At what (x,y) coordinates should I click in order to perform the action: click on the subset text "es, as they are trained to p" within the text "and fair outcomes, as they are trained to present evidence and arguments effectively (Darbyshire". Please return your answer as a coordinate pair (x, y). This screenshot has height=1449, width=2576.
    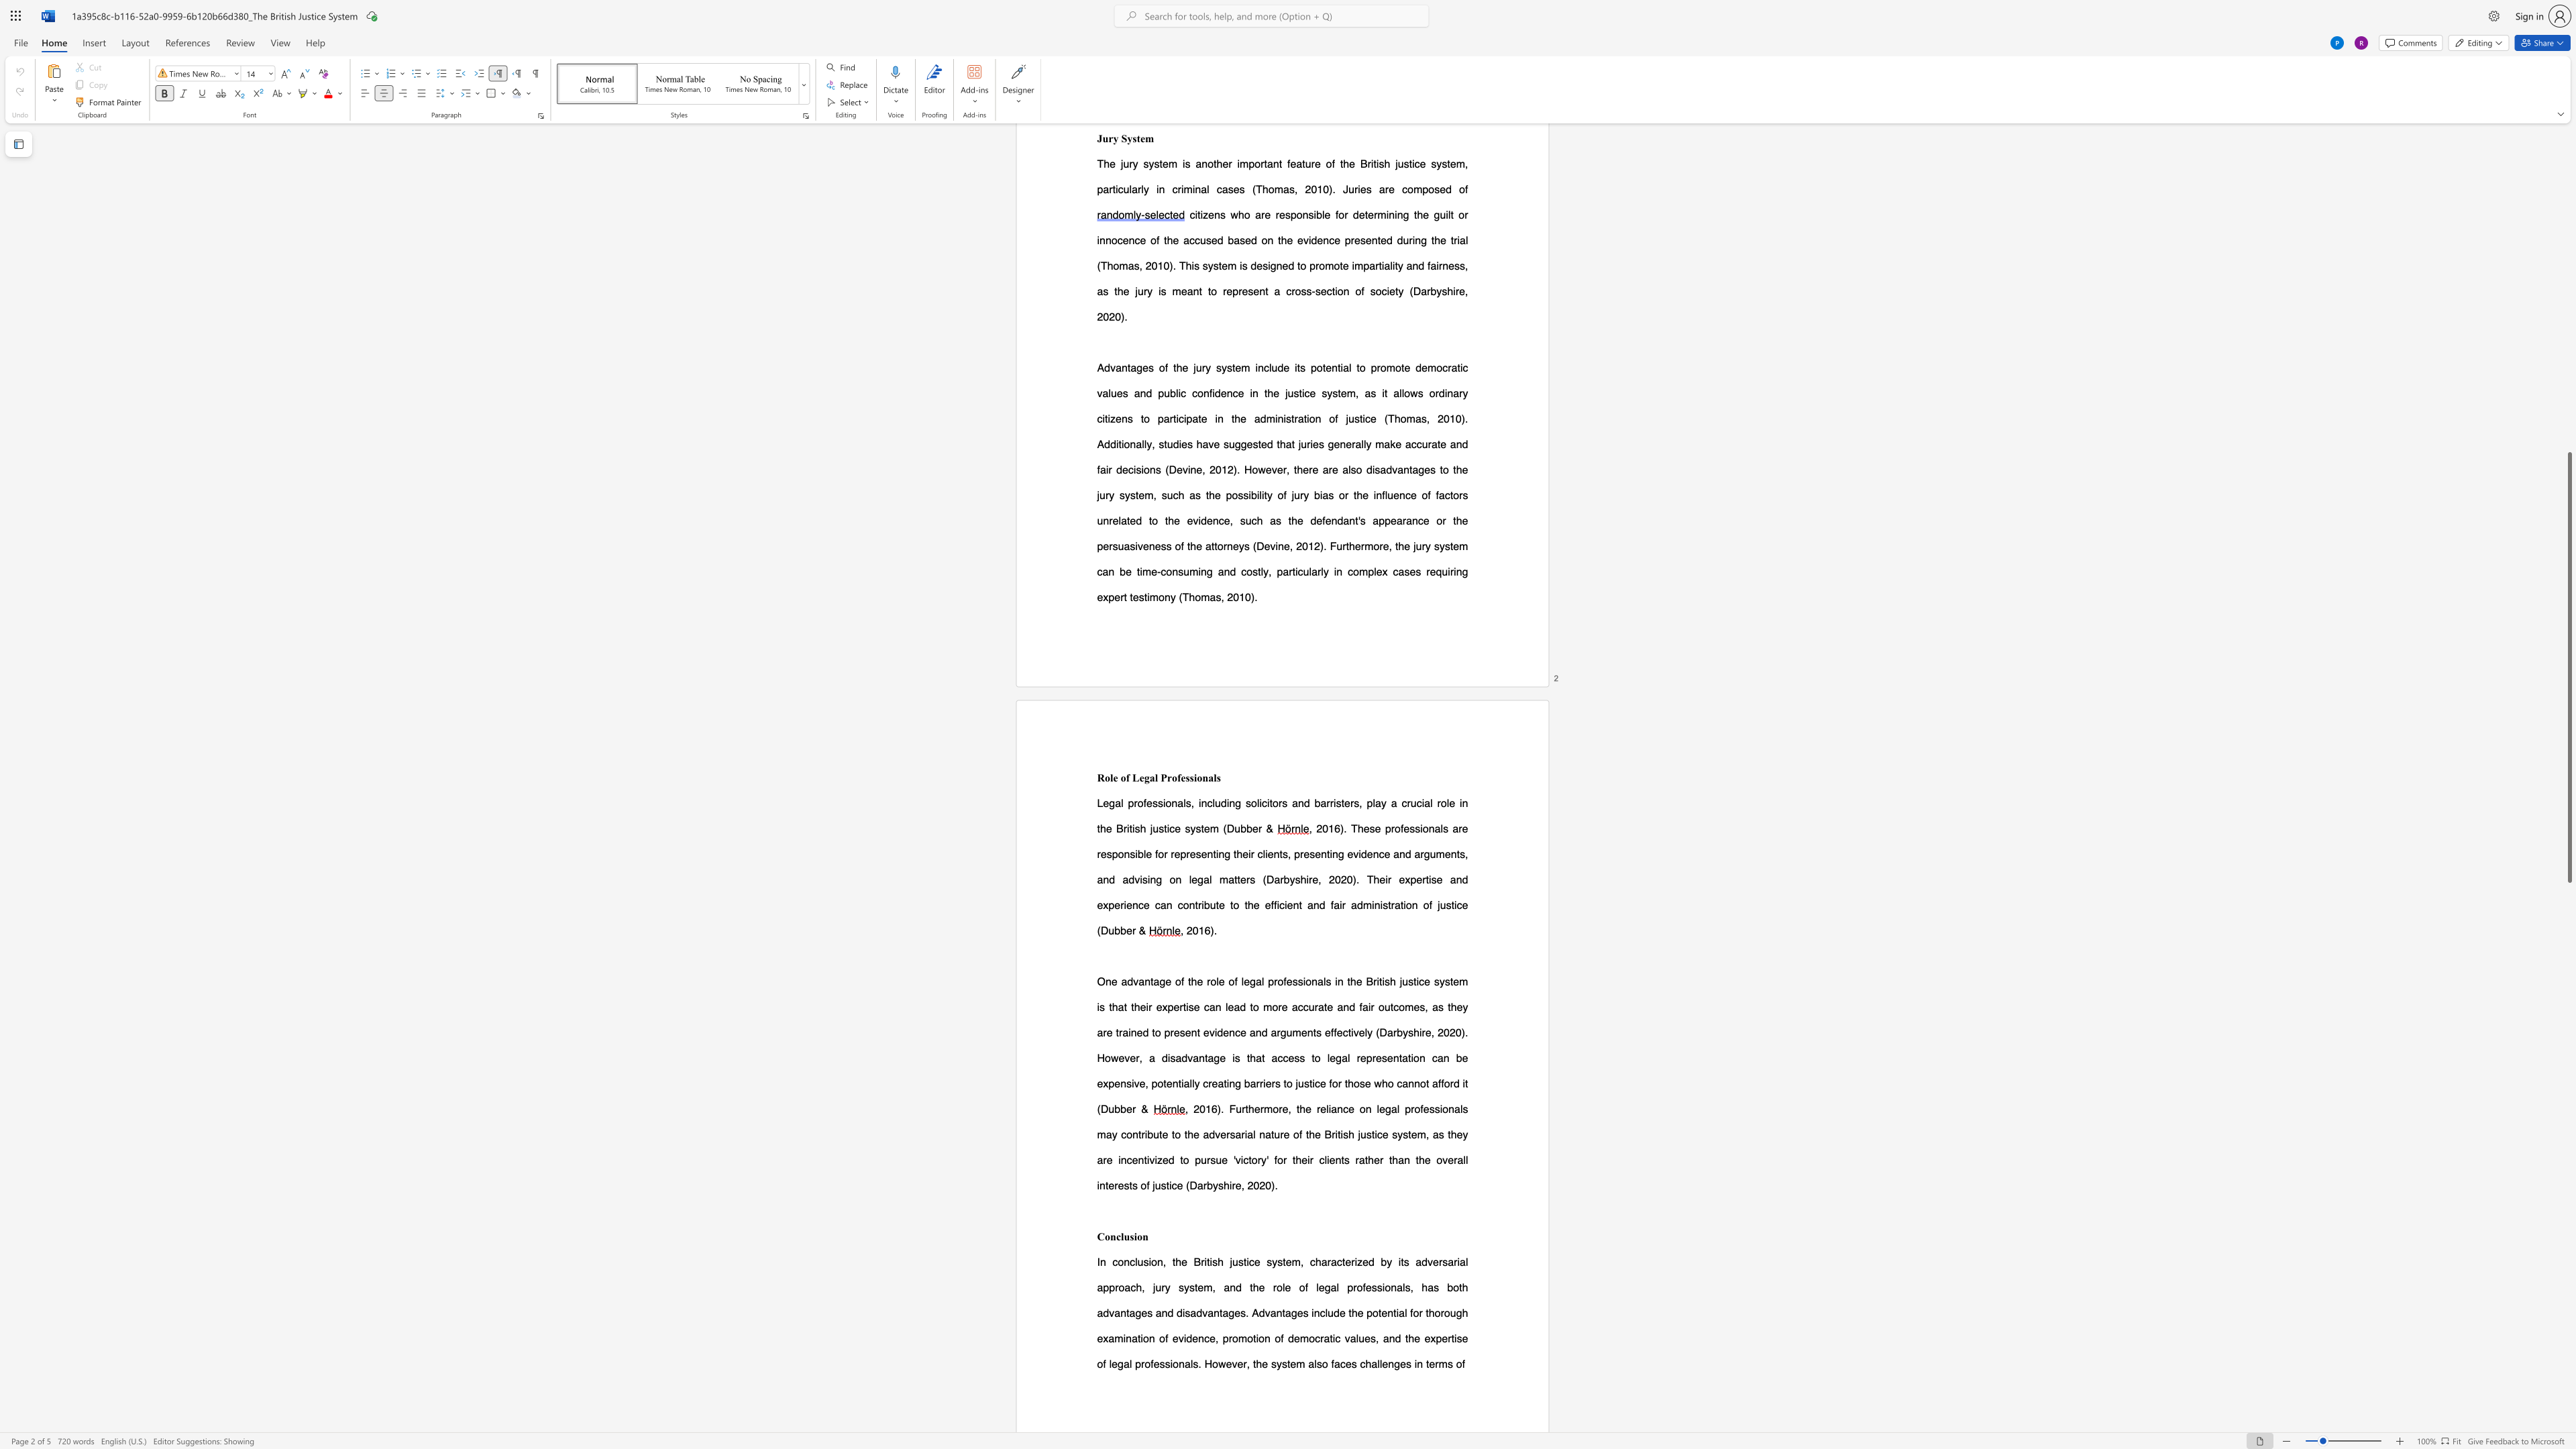
    Looking at the image, I should click on (1413, 1006).